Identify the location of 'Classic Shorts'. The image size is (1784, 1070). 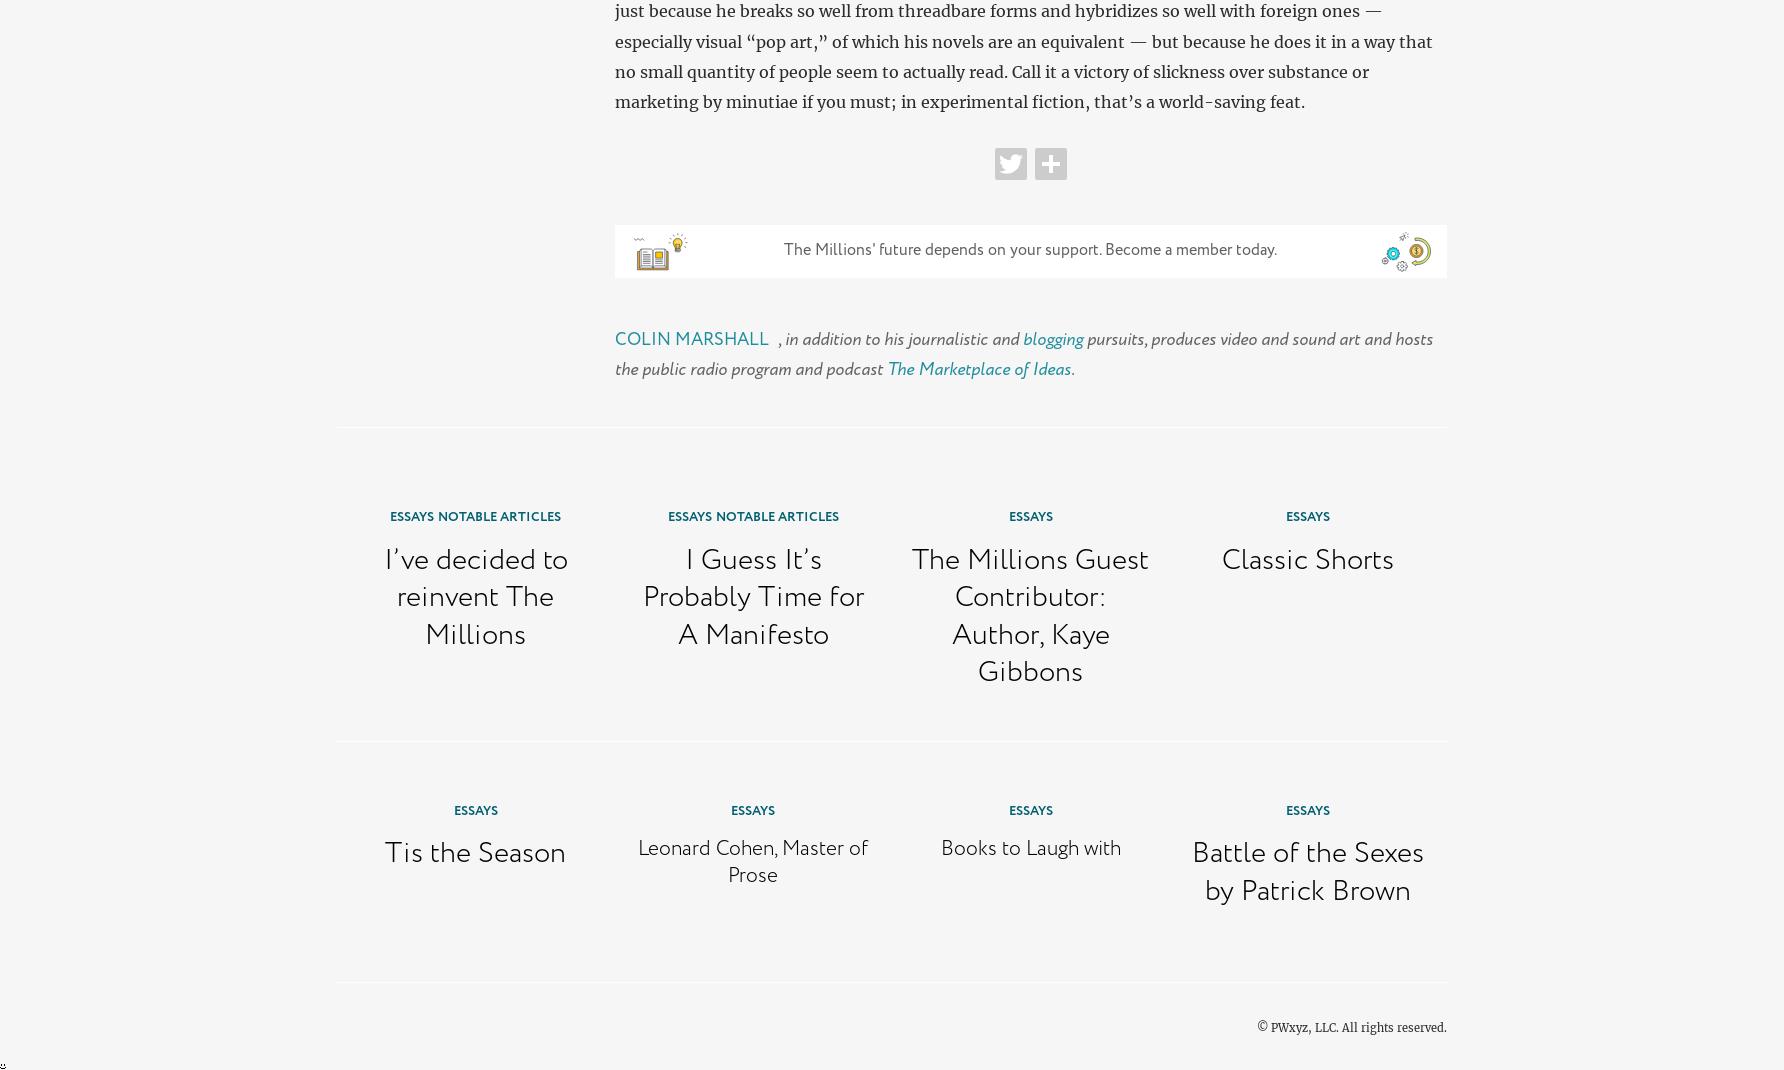
(1307, 559).